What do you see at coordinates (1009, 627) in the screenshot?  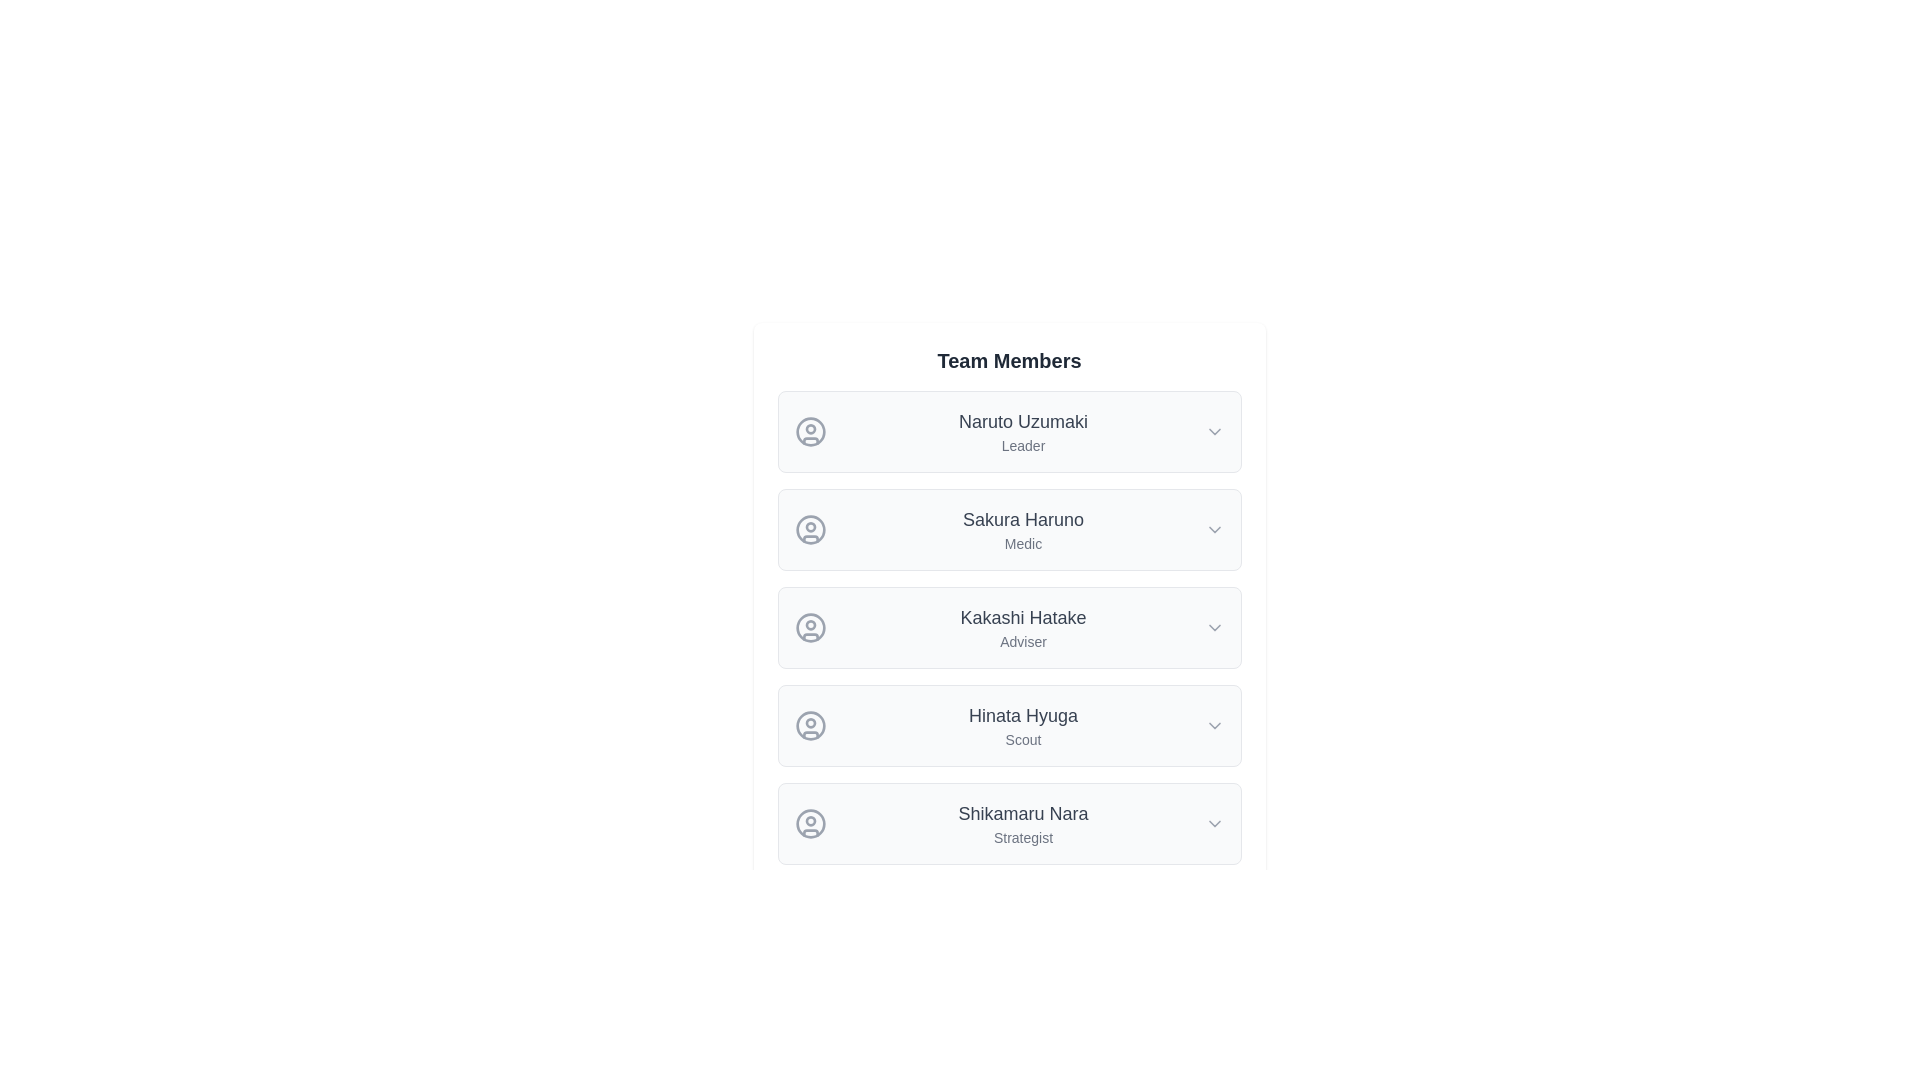 I see `the List item panel displaying 'Kakashi Hatake'` at bounding box center [1009, 627].